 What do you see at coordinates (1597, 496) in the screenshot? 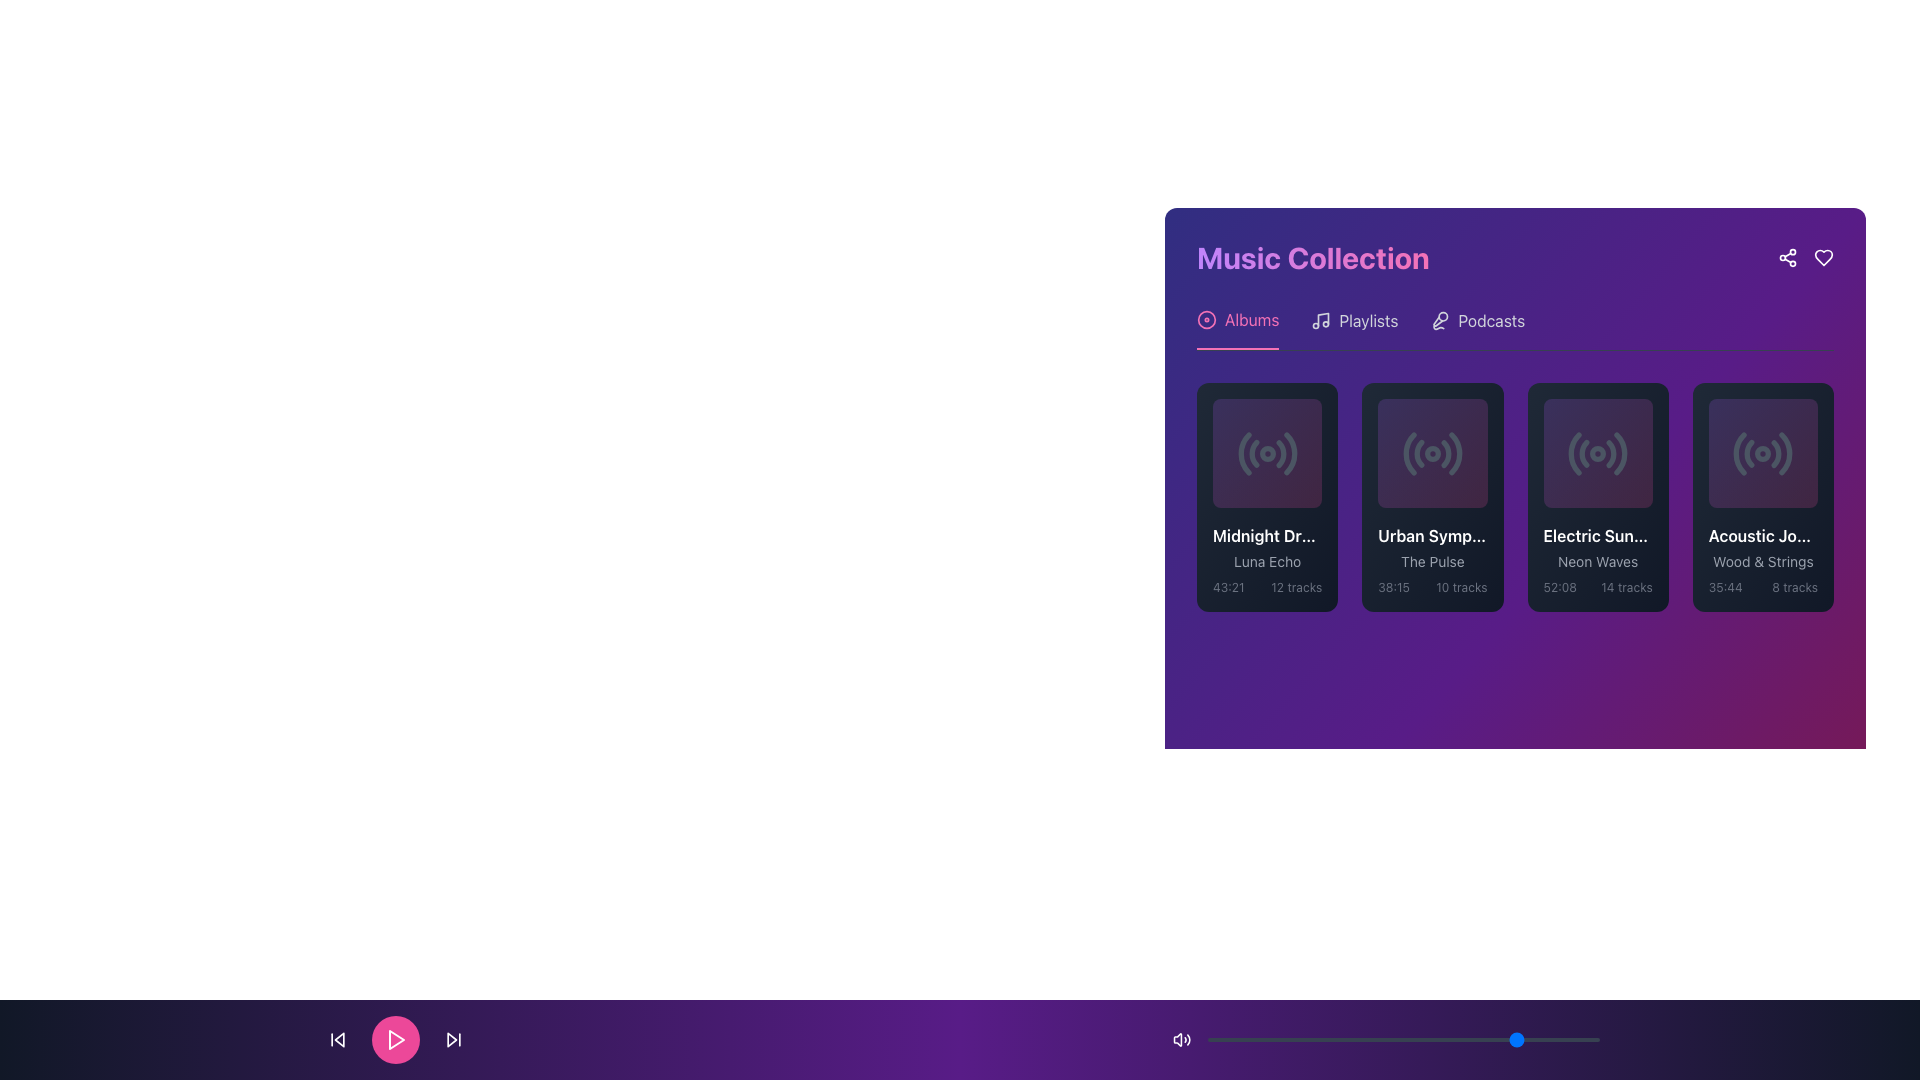
I see `the third card in the grid of music albums, which represents a music album or playlist` at bounding box center [1597, 496].